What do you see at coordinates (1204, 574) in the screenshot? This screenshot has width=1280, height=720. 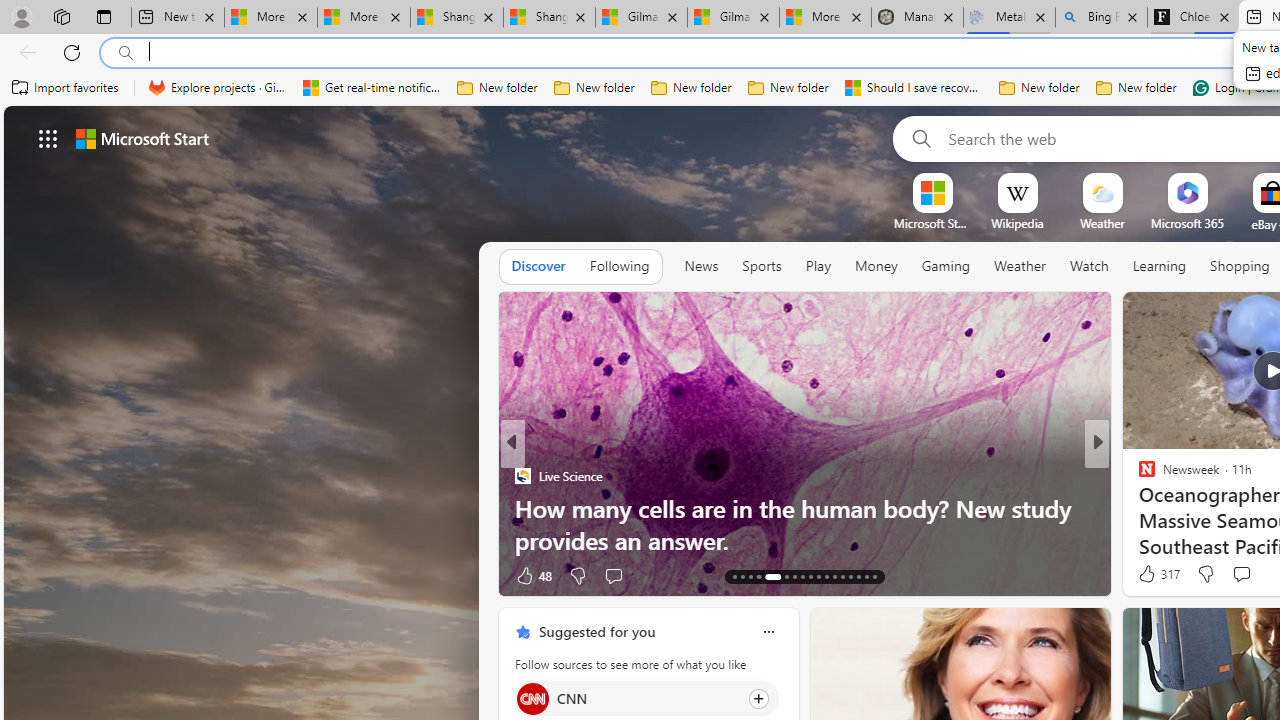 I see `'Dislike'` at bounding box center [1204, 574].